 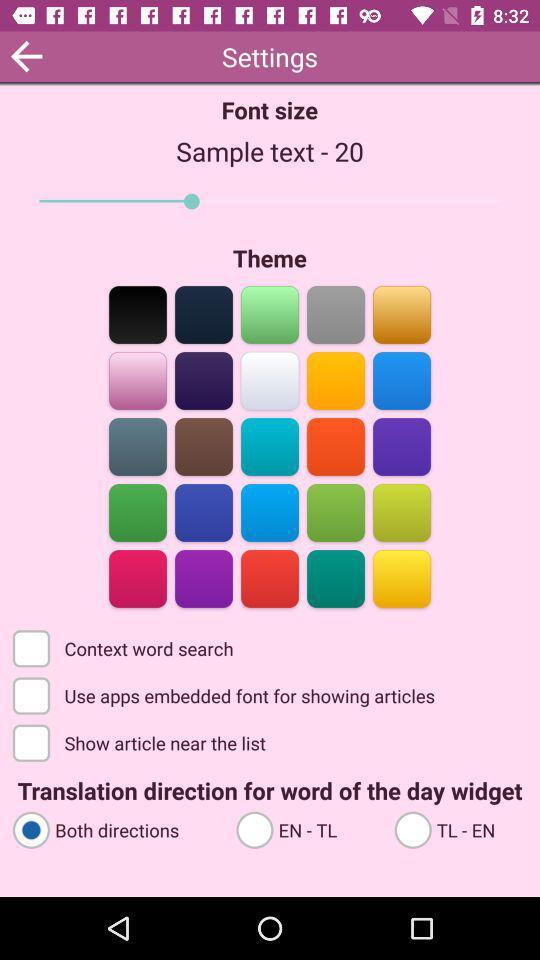 I want to click on color, so click(x=401, y=577).